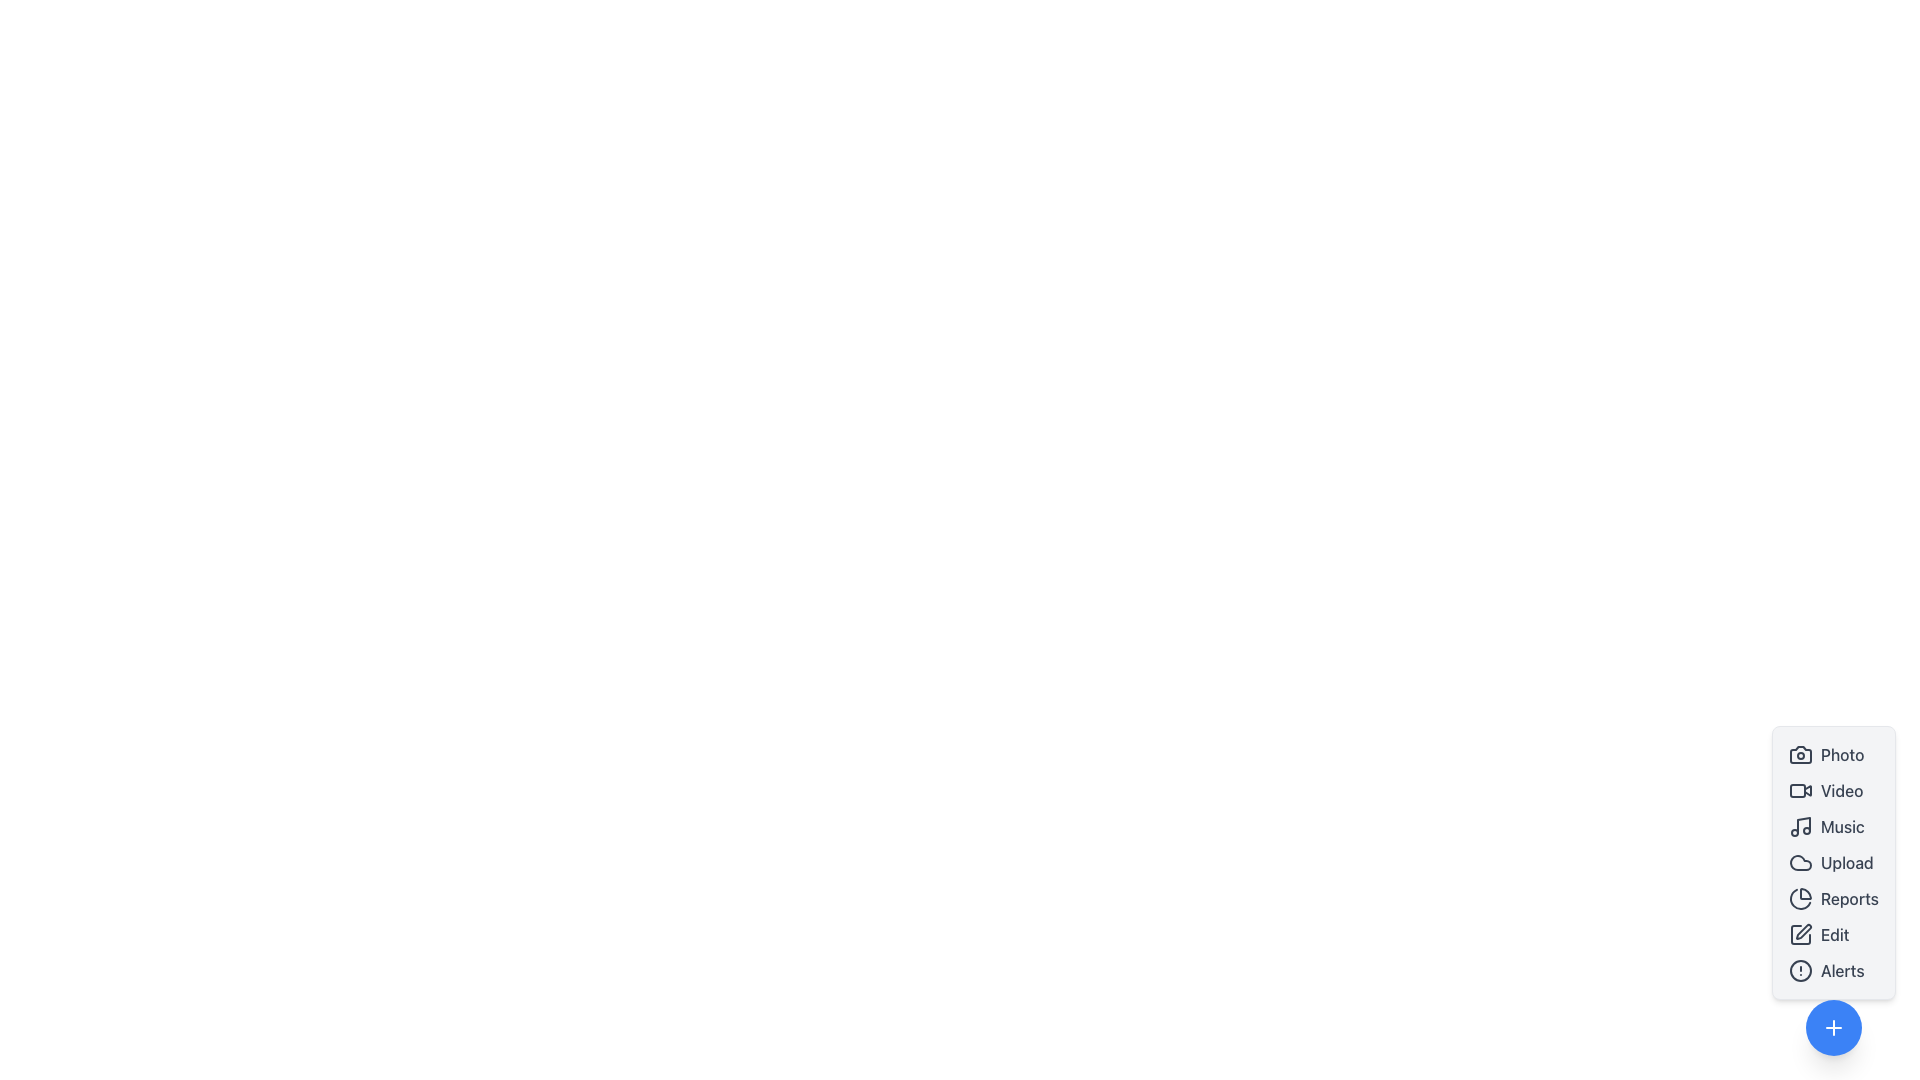 The height and width of the screenshot is (1080, 1920). What do you see at coordinates (1800, 897) in the screenshot?
I see `the pie chart icon, which is part of the 'Reports' menu item, to change its color from gray to yellow` at bounding box center [1800, 897].